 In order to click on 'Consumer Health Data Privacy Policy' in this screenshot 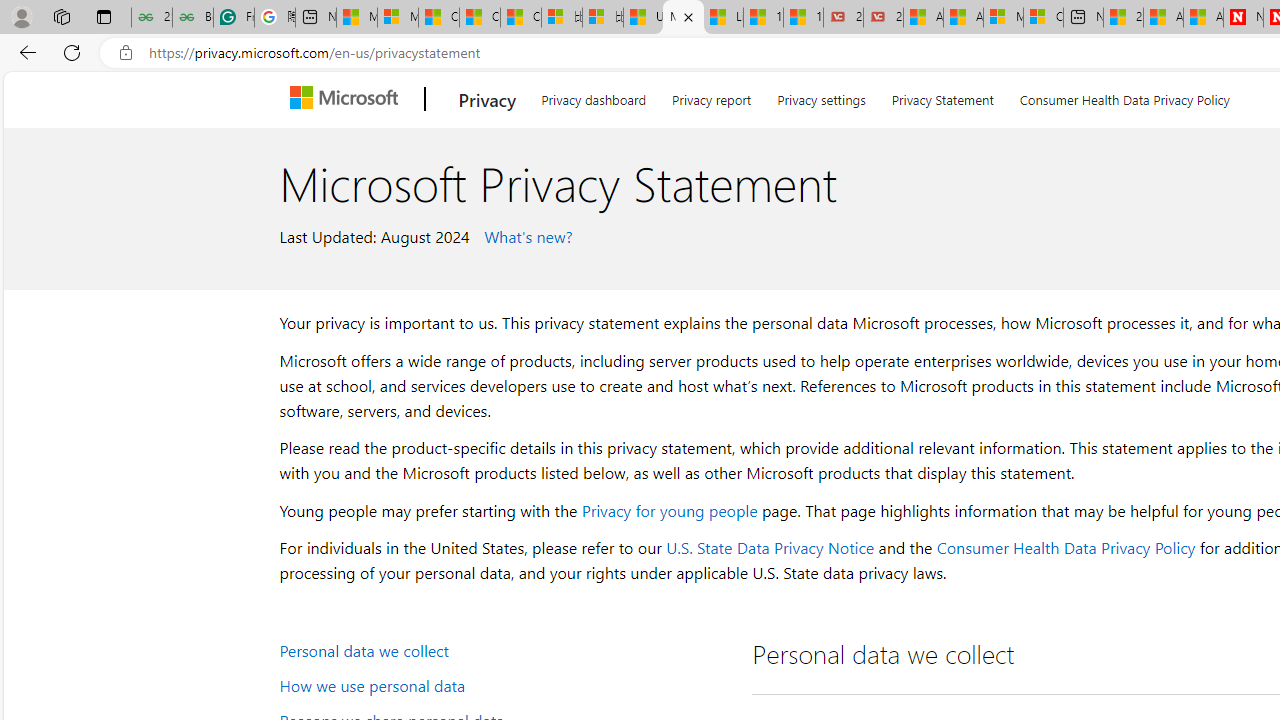, I will do `click(1064, 547)`.